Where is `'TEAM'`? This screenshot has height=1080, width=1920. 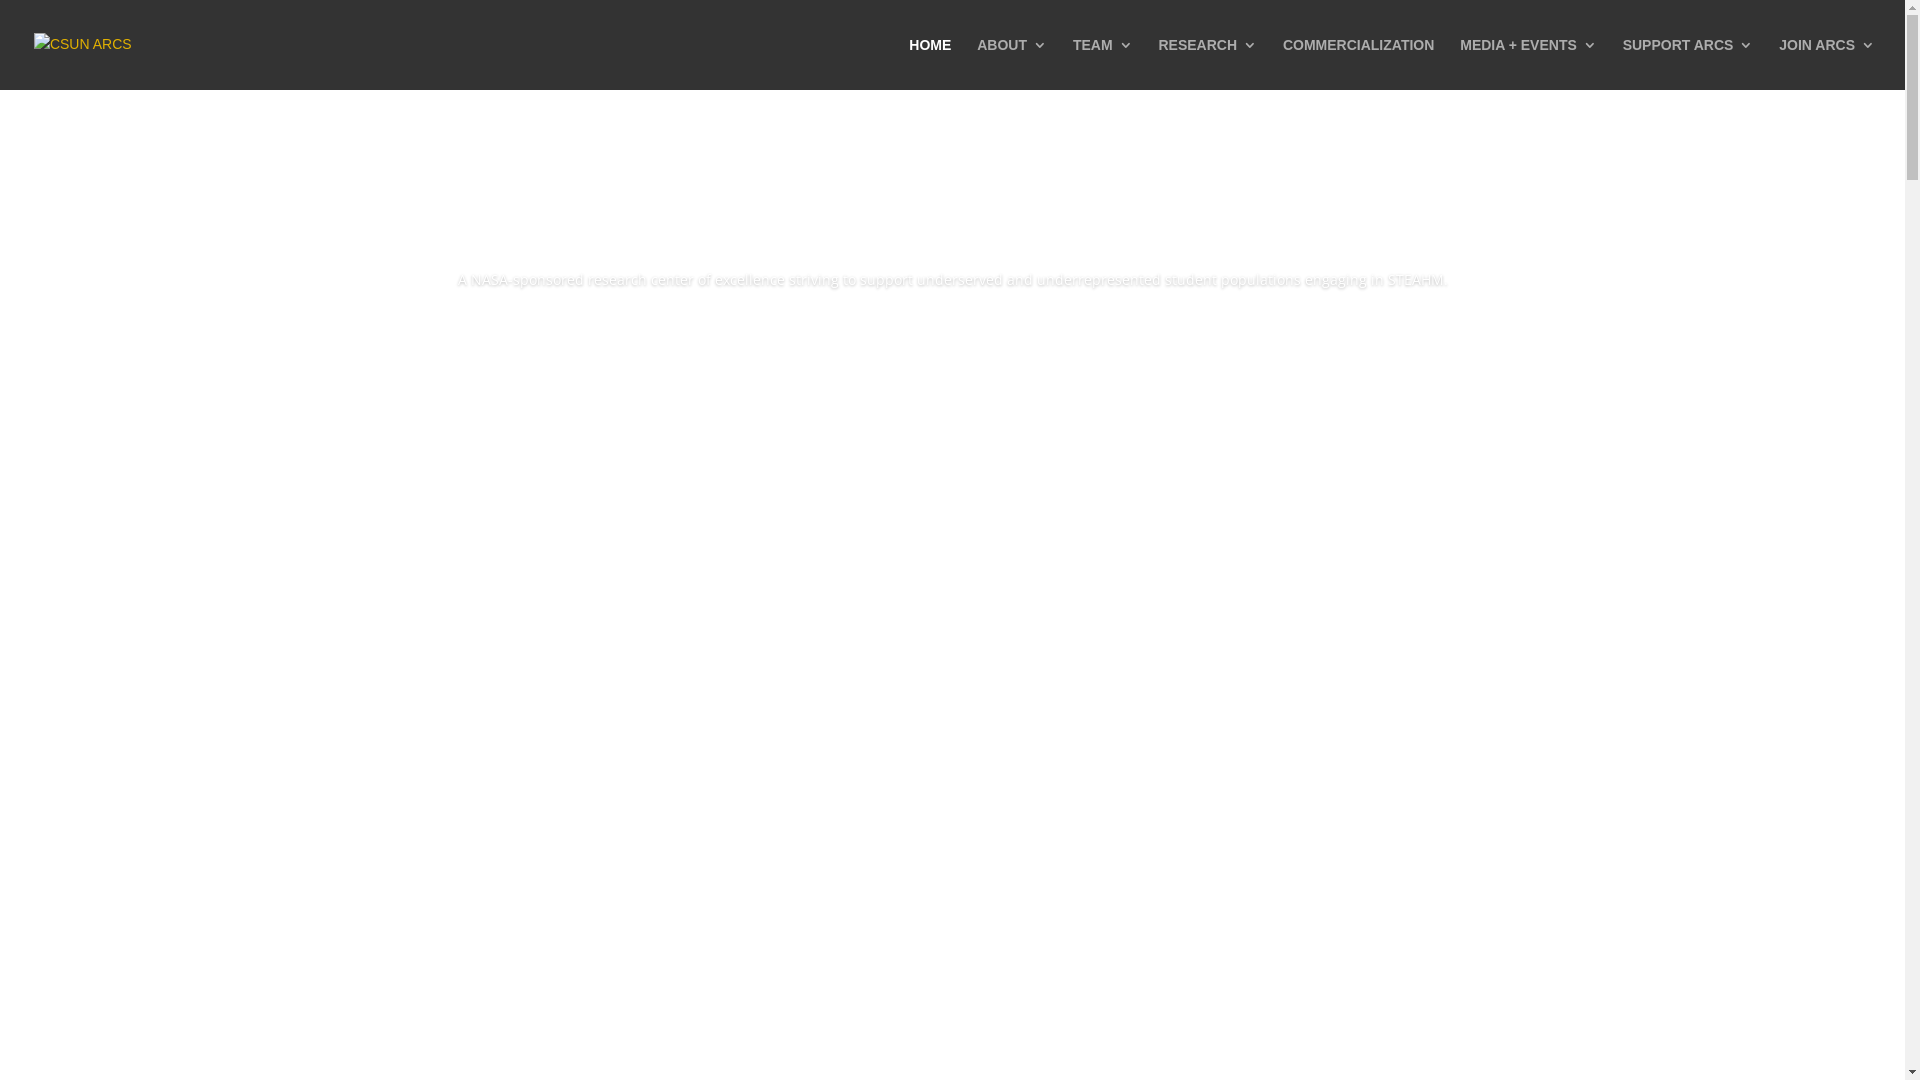
'TEAM' is located at coordinates (1102, 63).